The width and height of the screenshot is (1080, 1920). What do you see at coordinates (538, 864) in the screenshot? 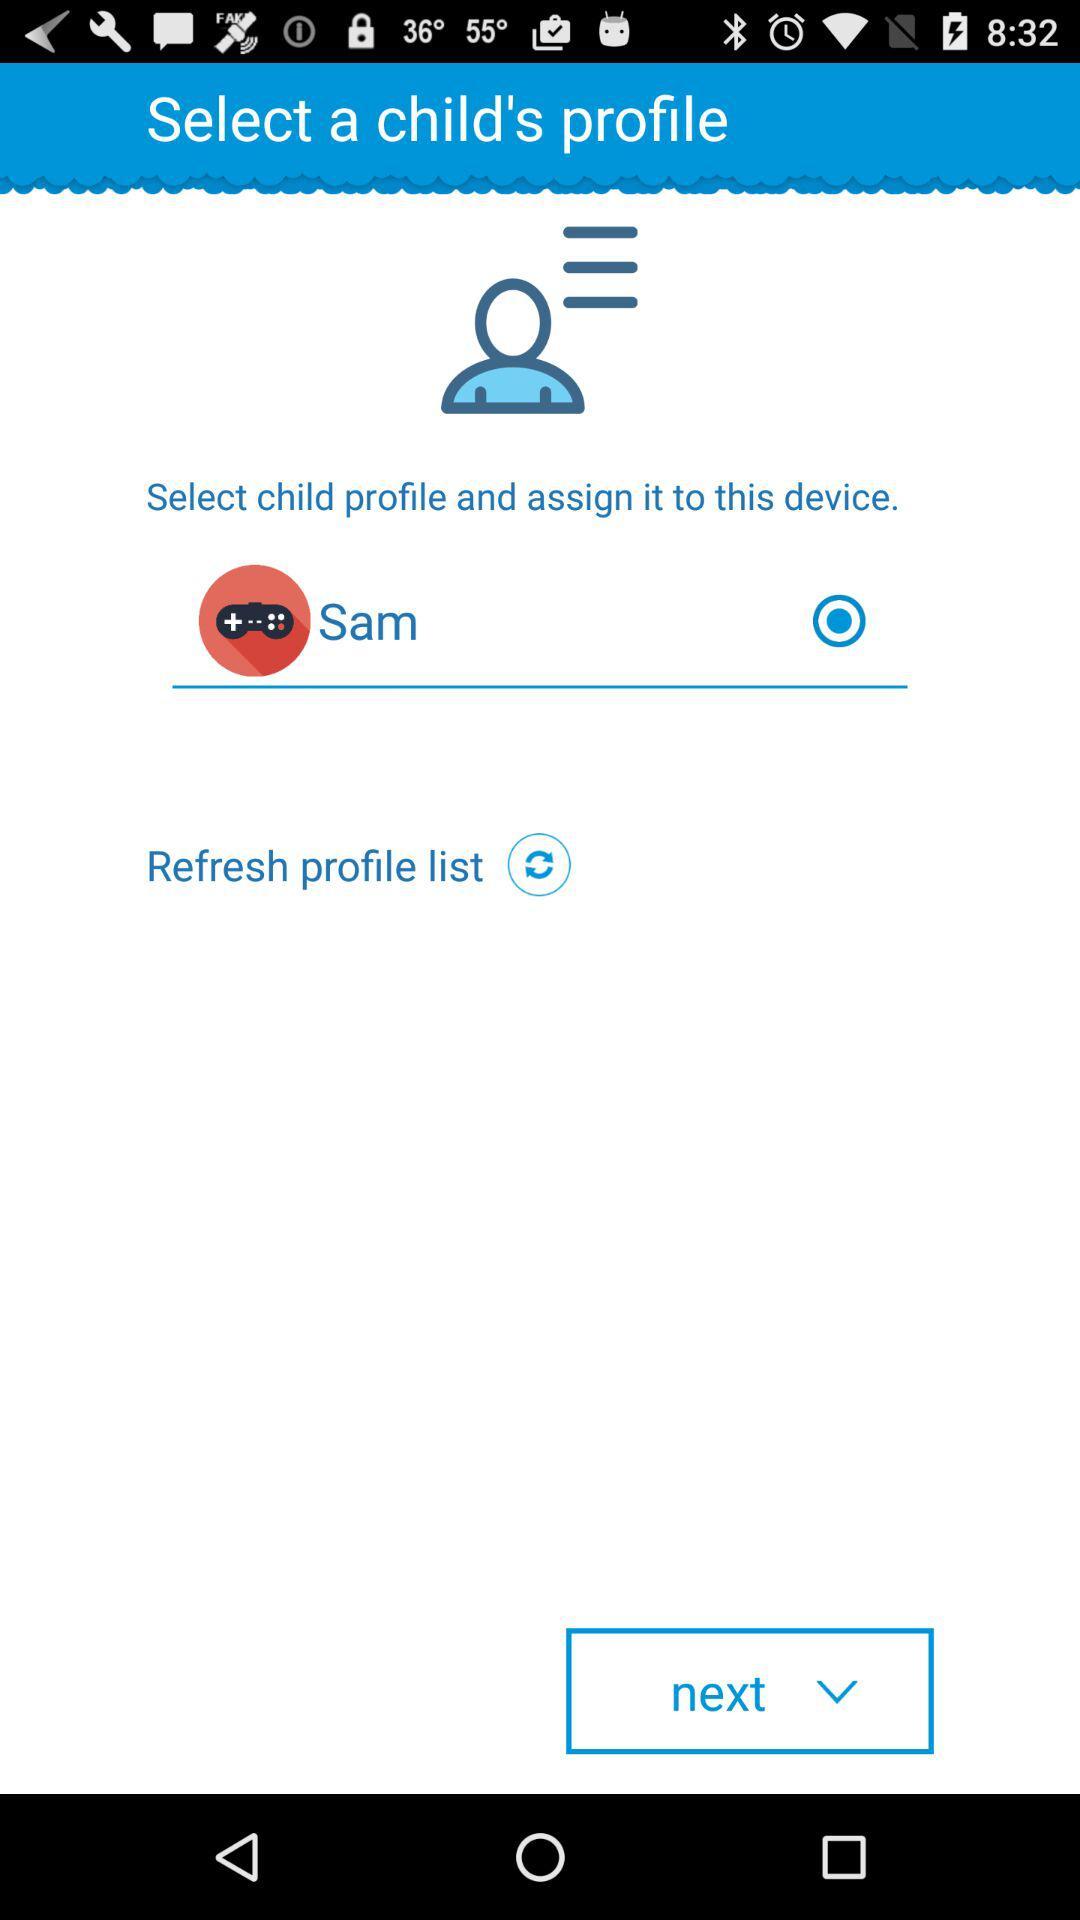
I see `app to the right of the refresh profile list item` at bounding box center [538, 864].